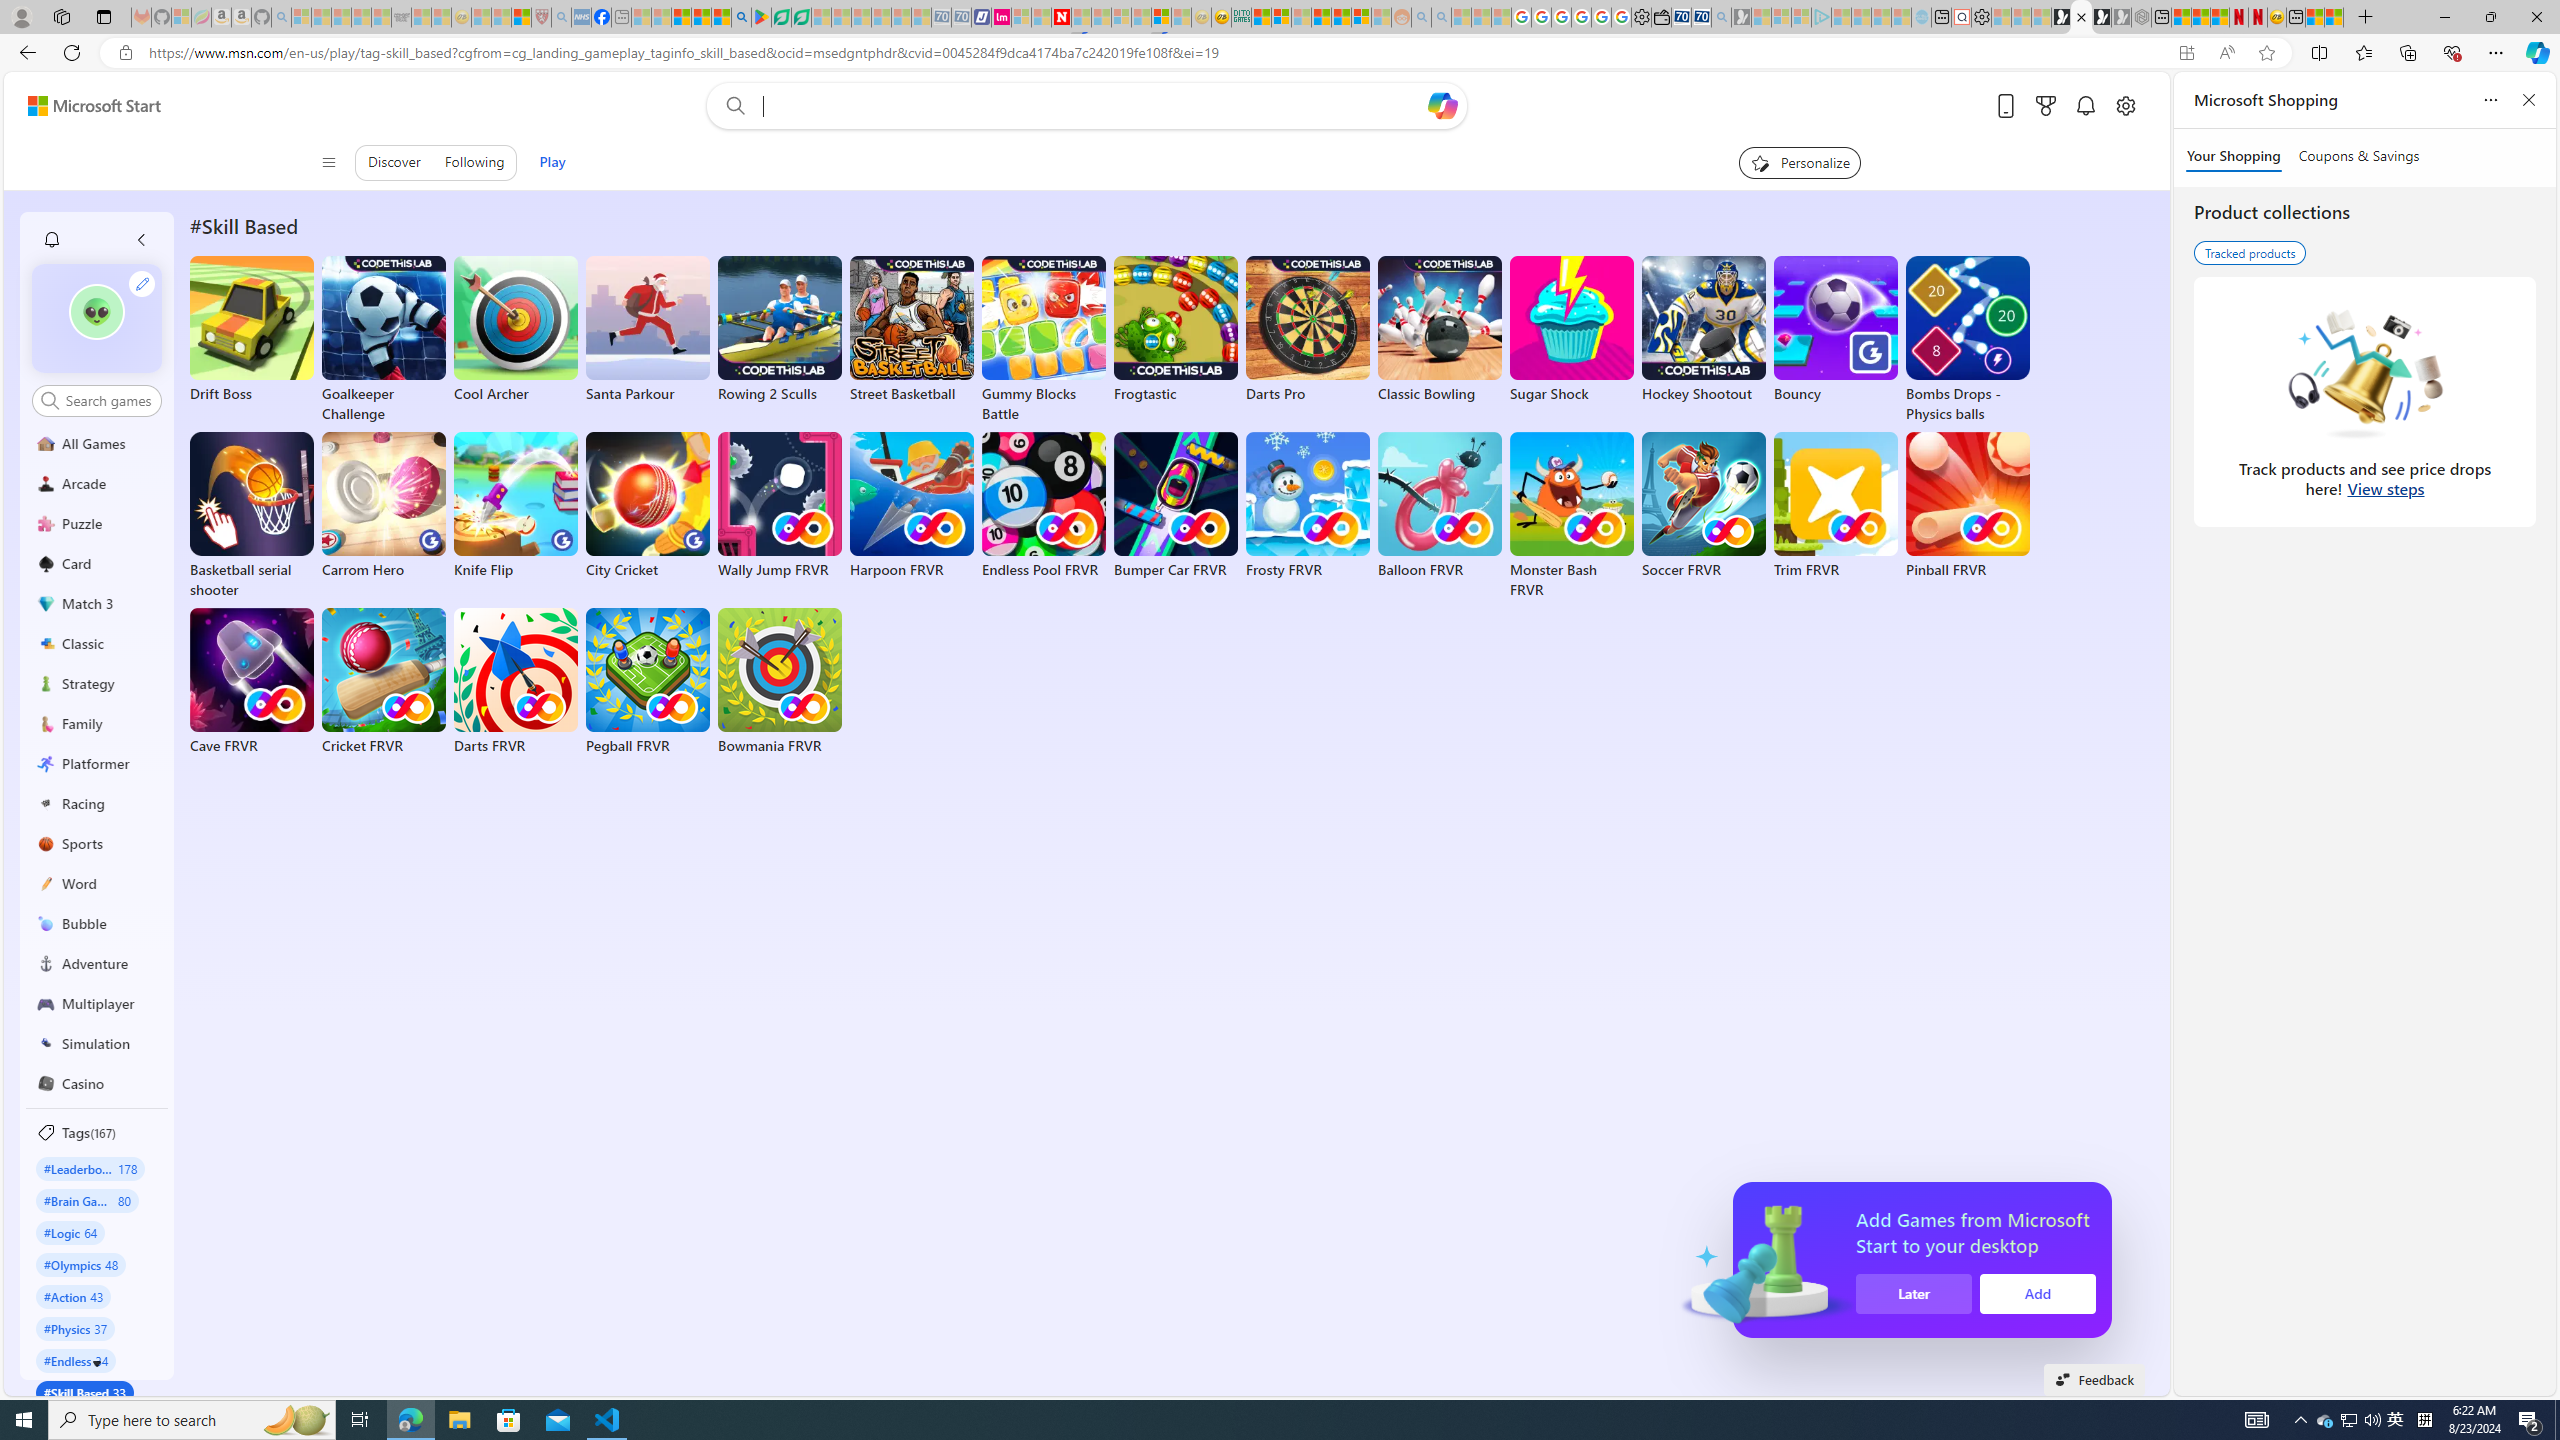 The image size is (2560, 1440). I want to click on 'Frosty FRVR', so click(1308, 505).